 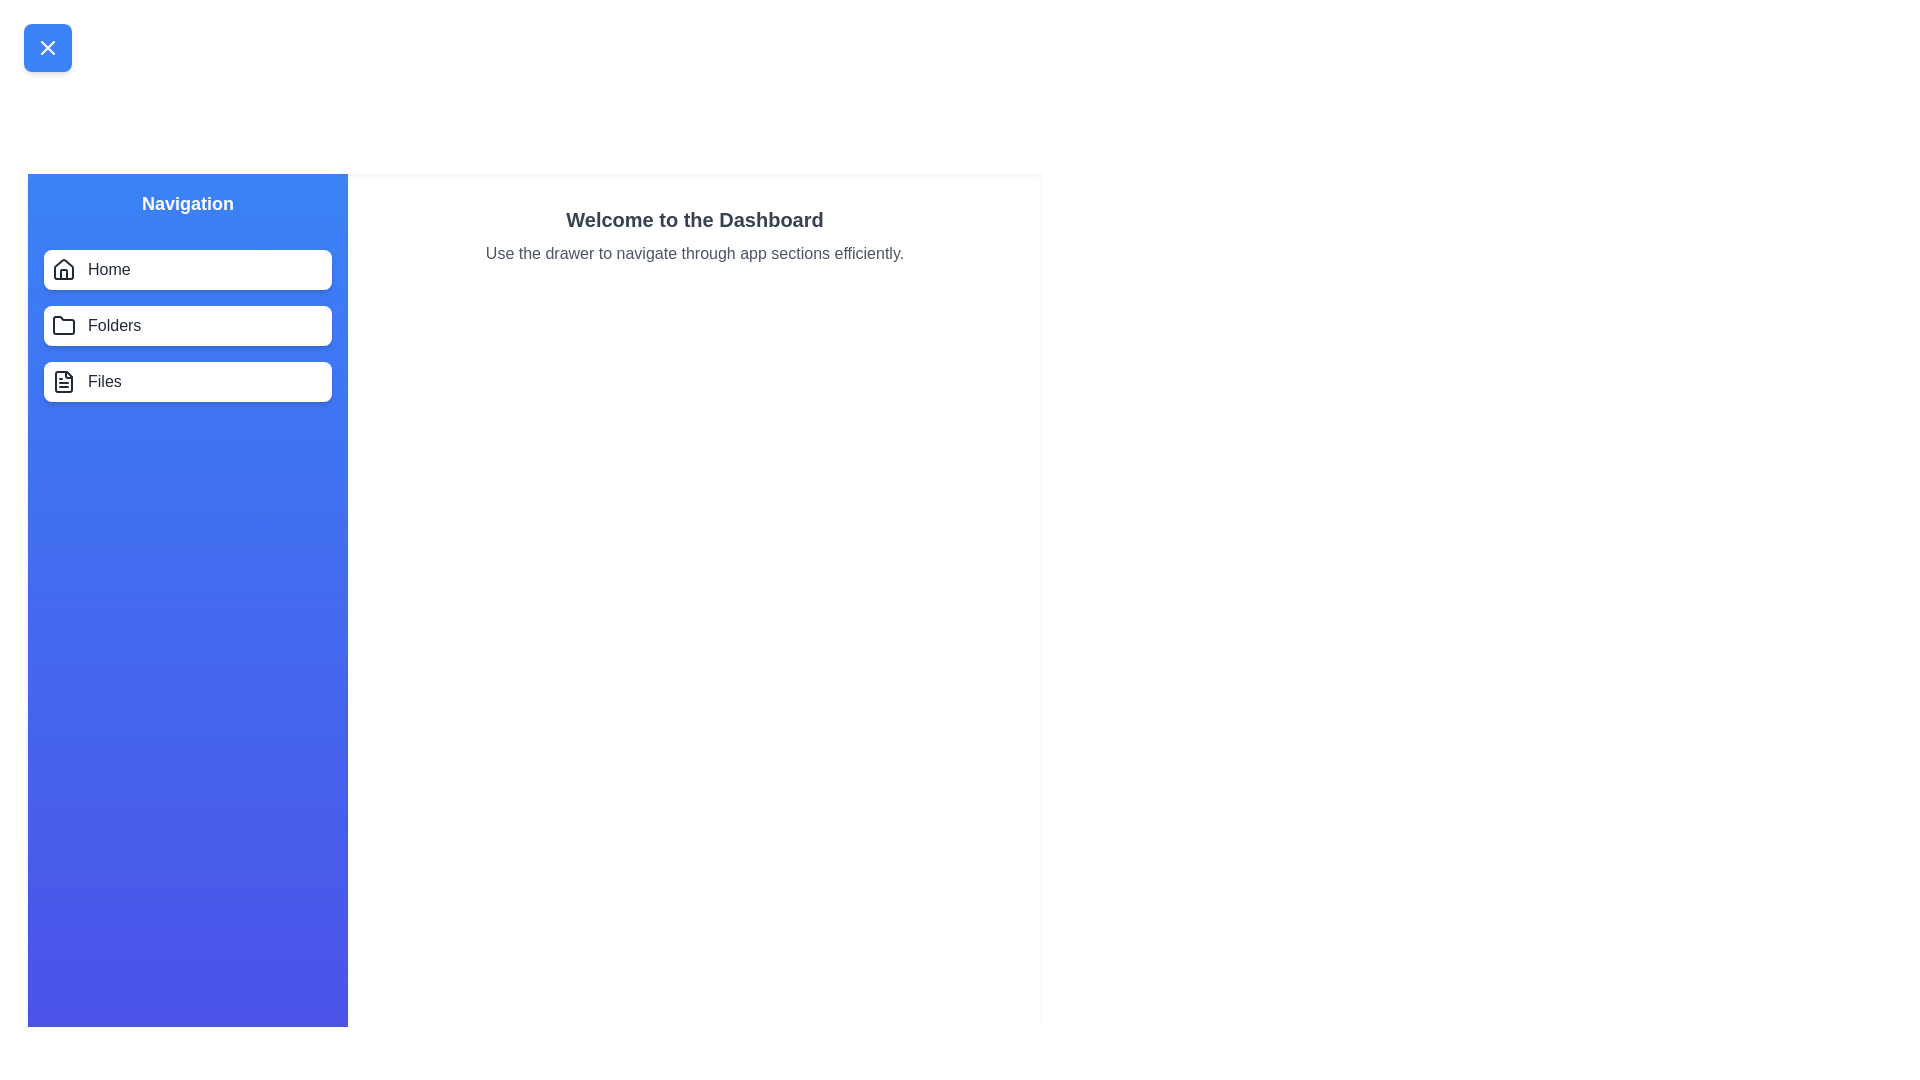 I want to click on the menu item Home, so click(x=187, y=270).